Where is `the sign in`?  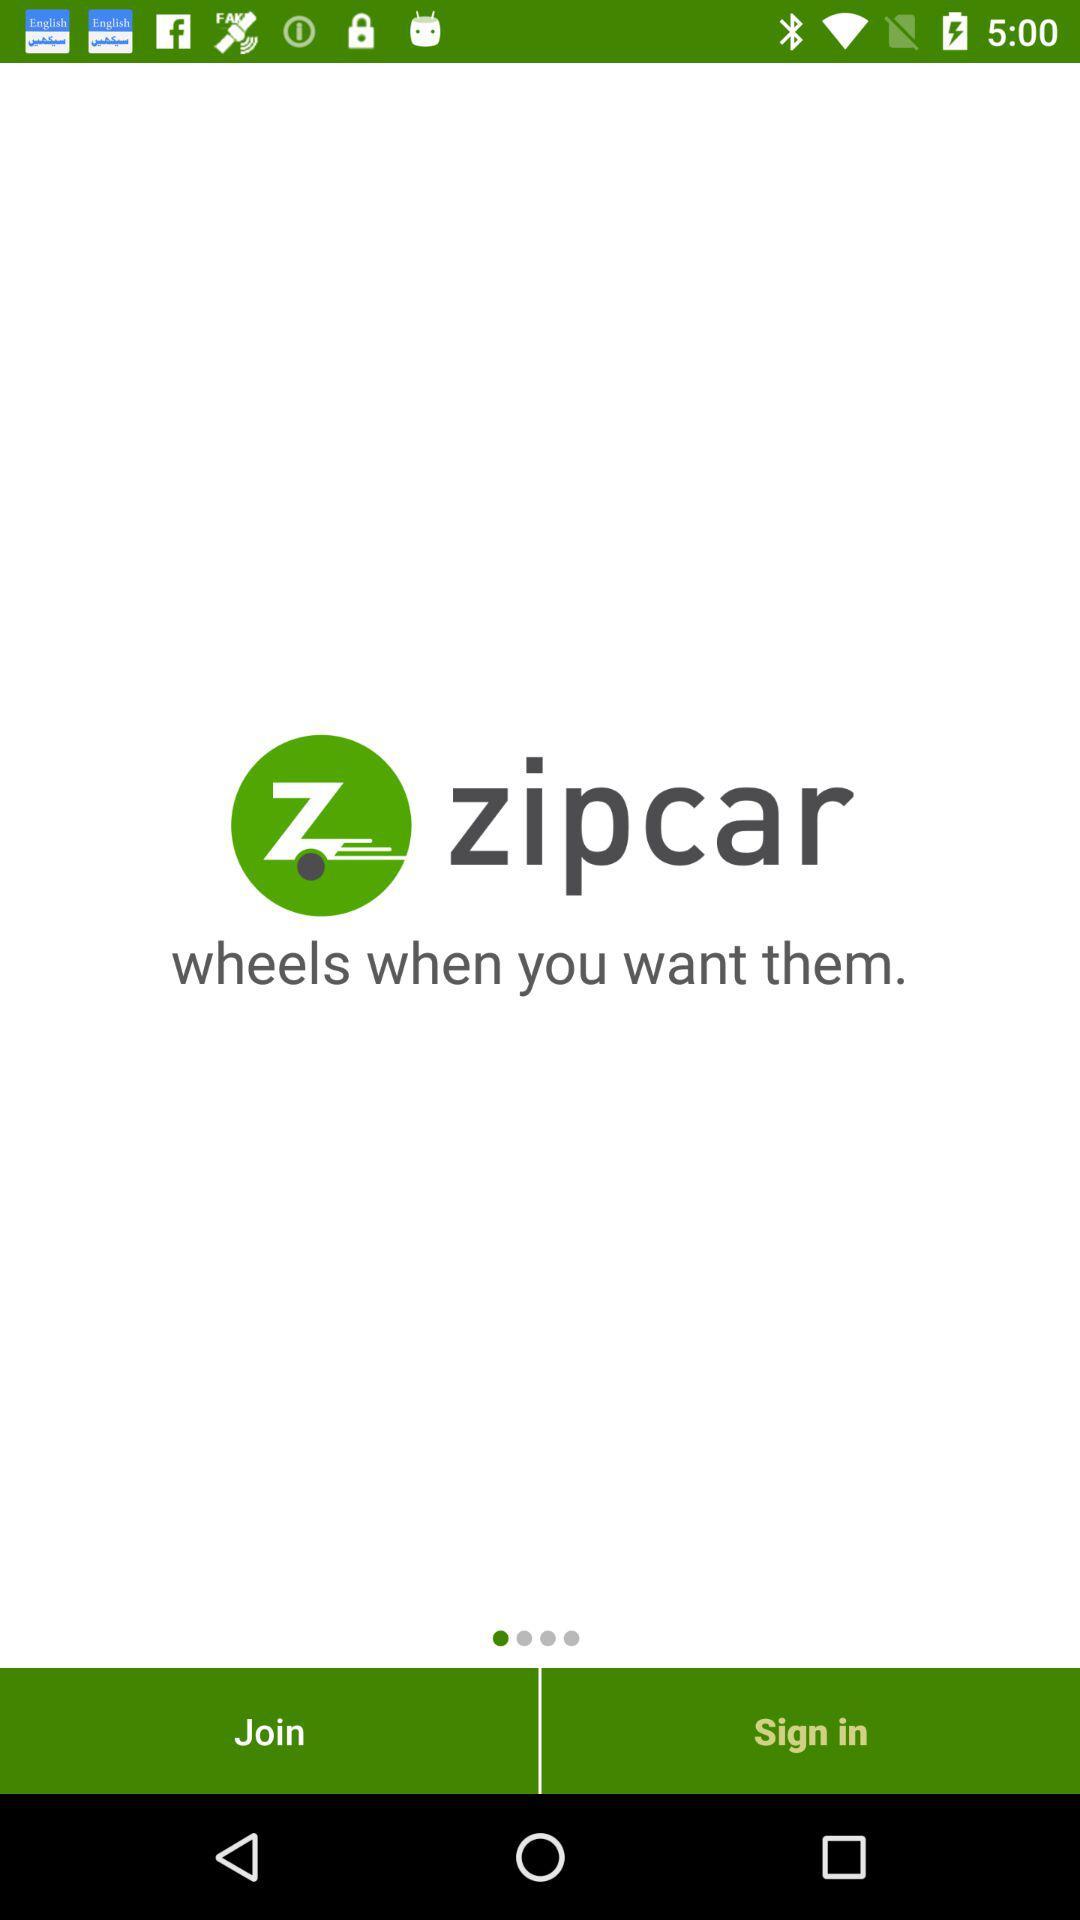 the sign in is located at coordinates (810, 1730).